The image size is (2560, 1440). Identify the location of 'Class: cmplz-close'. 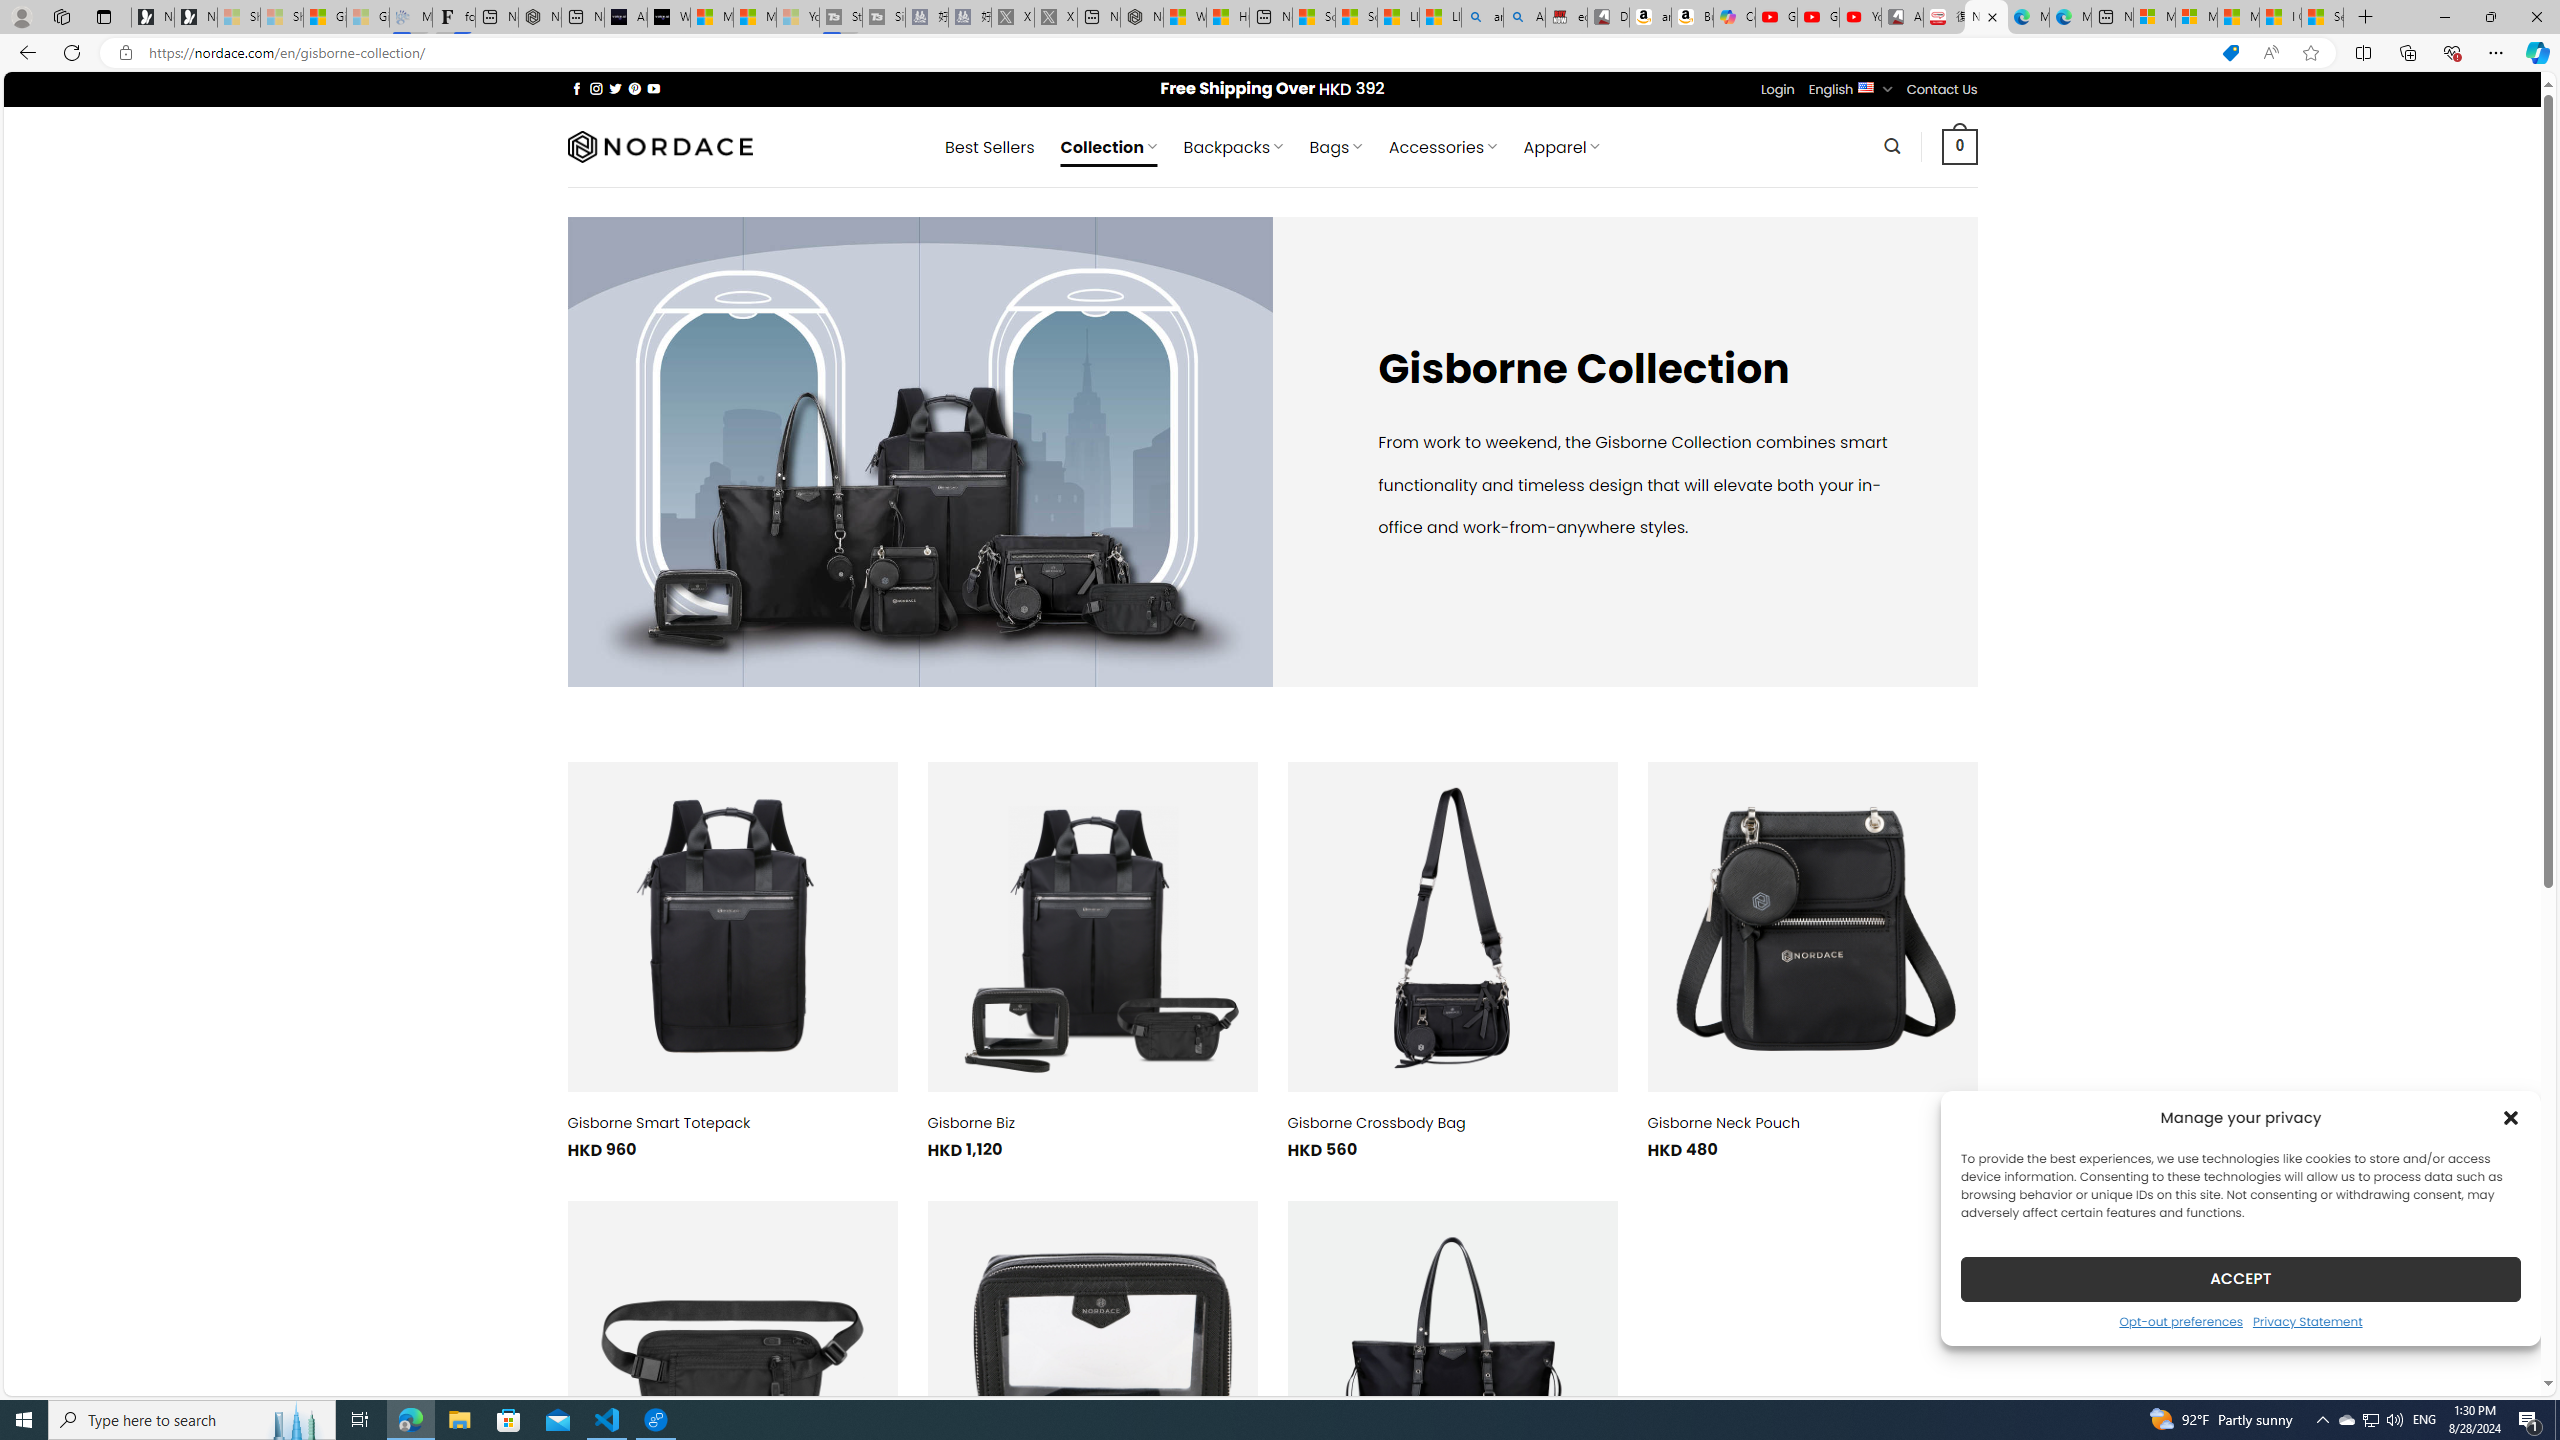
(2511, 1117).